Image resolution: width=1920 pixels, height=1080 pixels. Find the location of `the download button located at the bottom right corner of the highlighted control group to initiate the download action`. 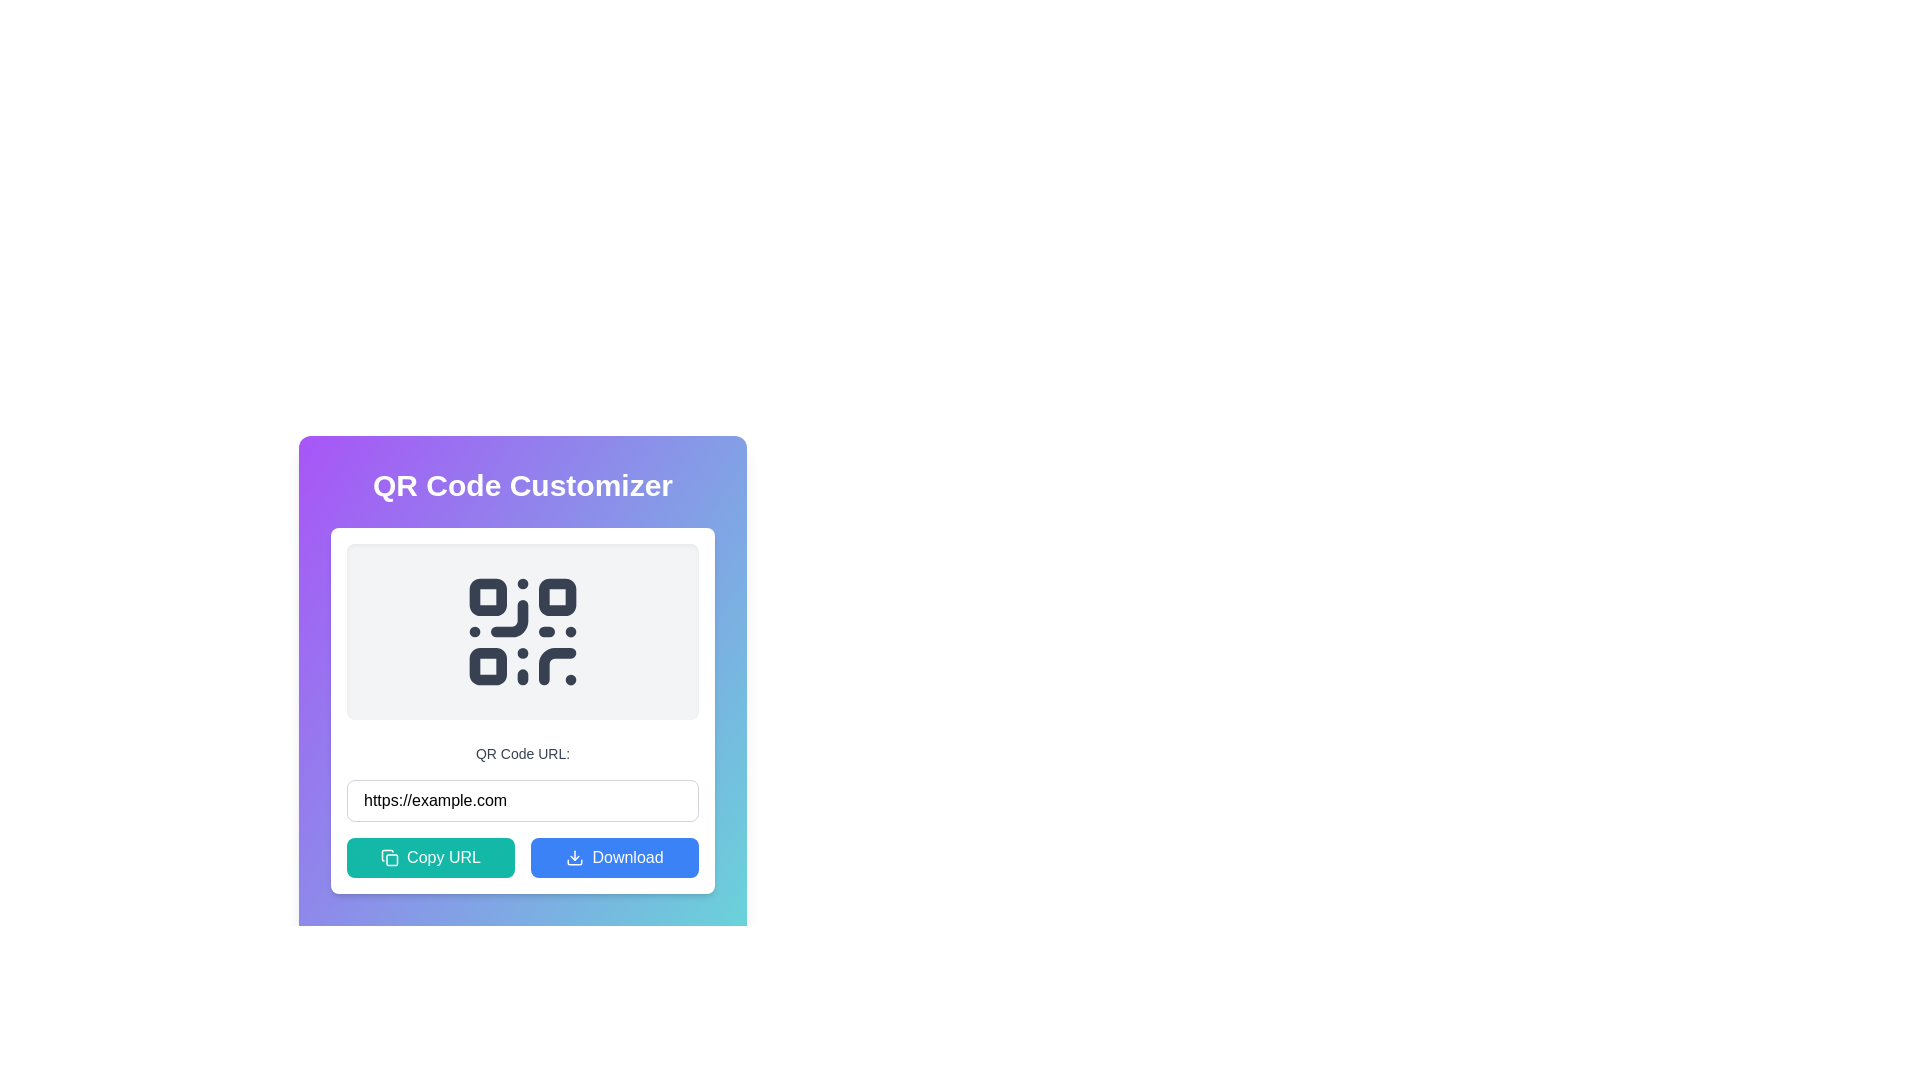

the download button located at the bottom right corner of the highlighted control group to initiate the download action is located at coordinates (613, 856).